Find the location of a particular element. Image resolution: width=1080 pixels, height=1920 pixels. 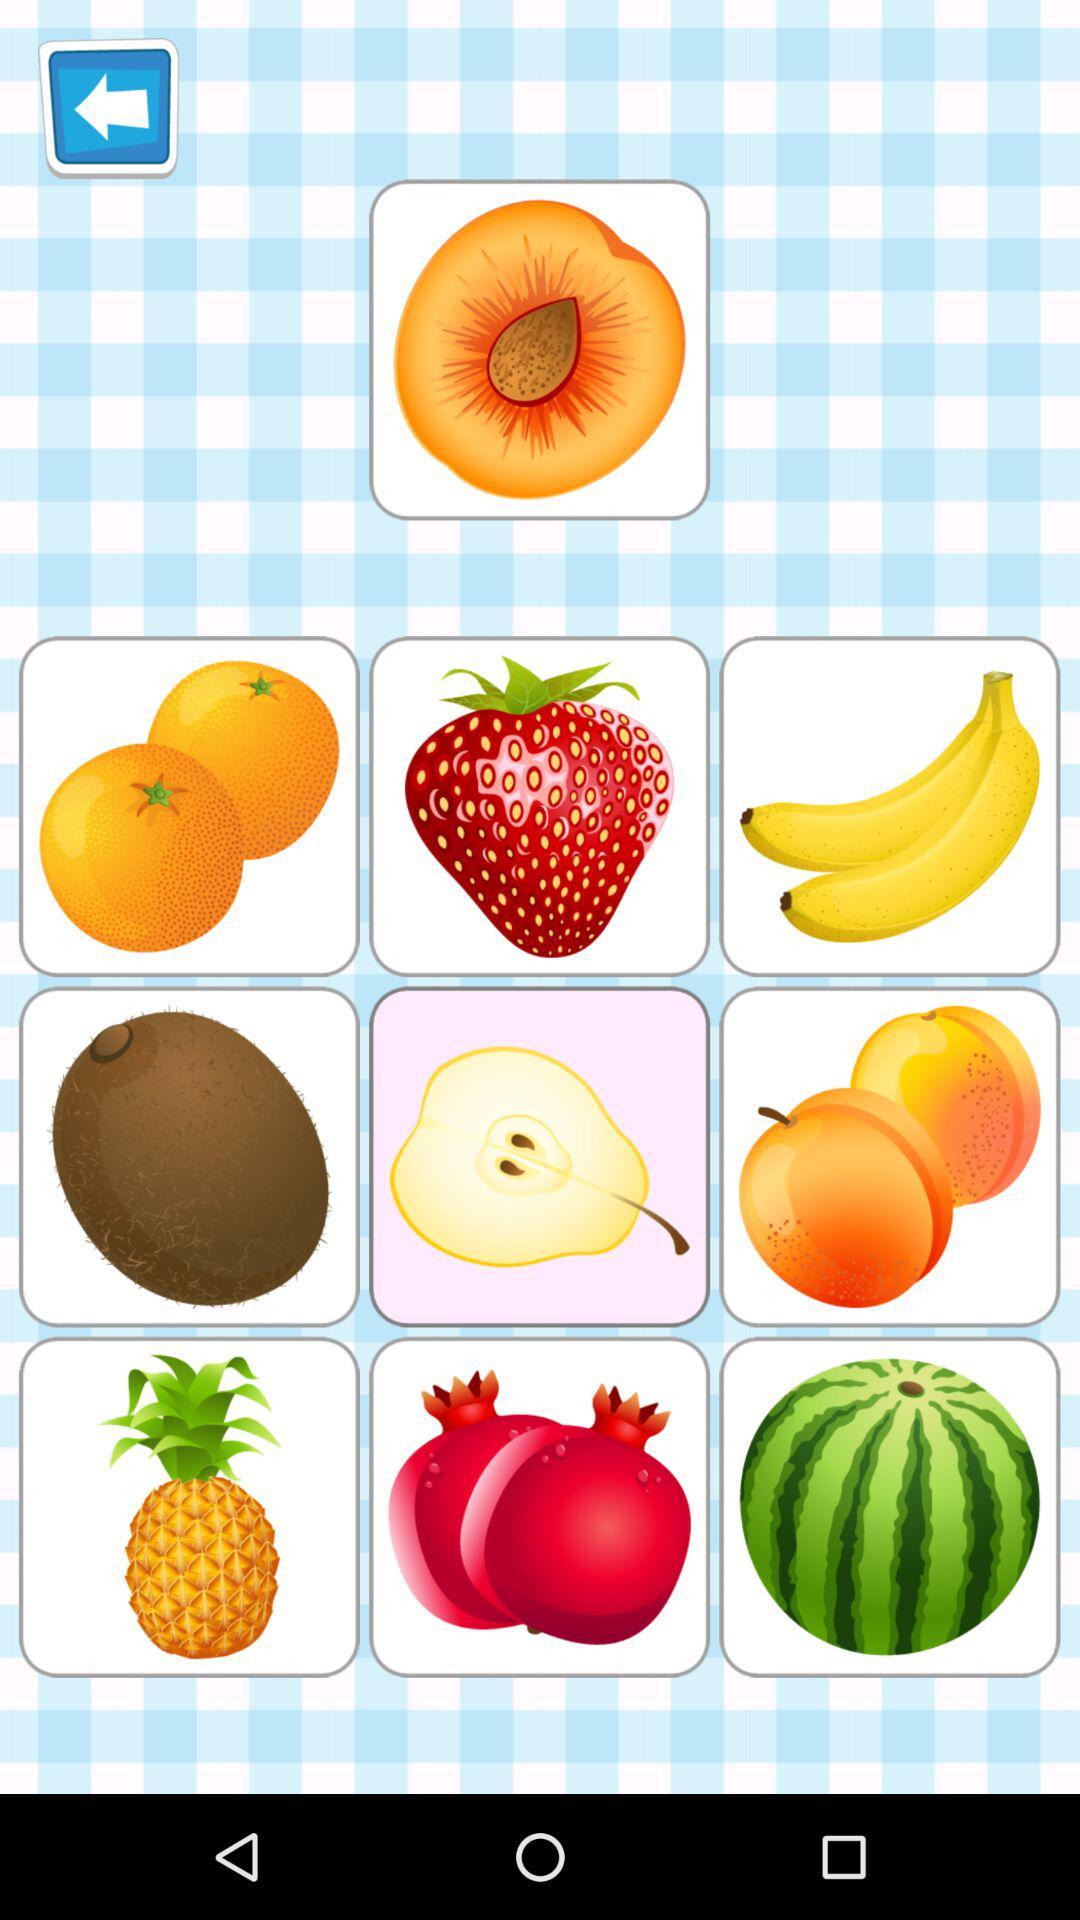

option 'peach is located at coordinates (538, 349).